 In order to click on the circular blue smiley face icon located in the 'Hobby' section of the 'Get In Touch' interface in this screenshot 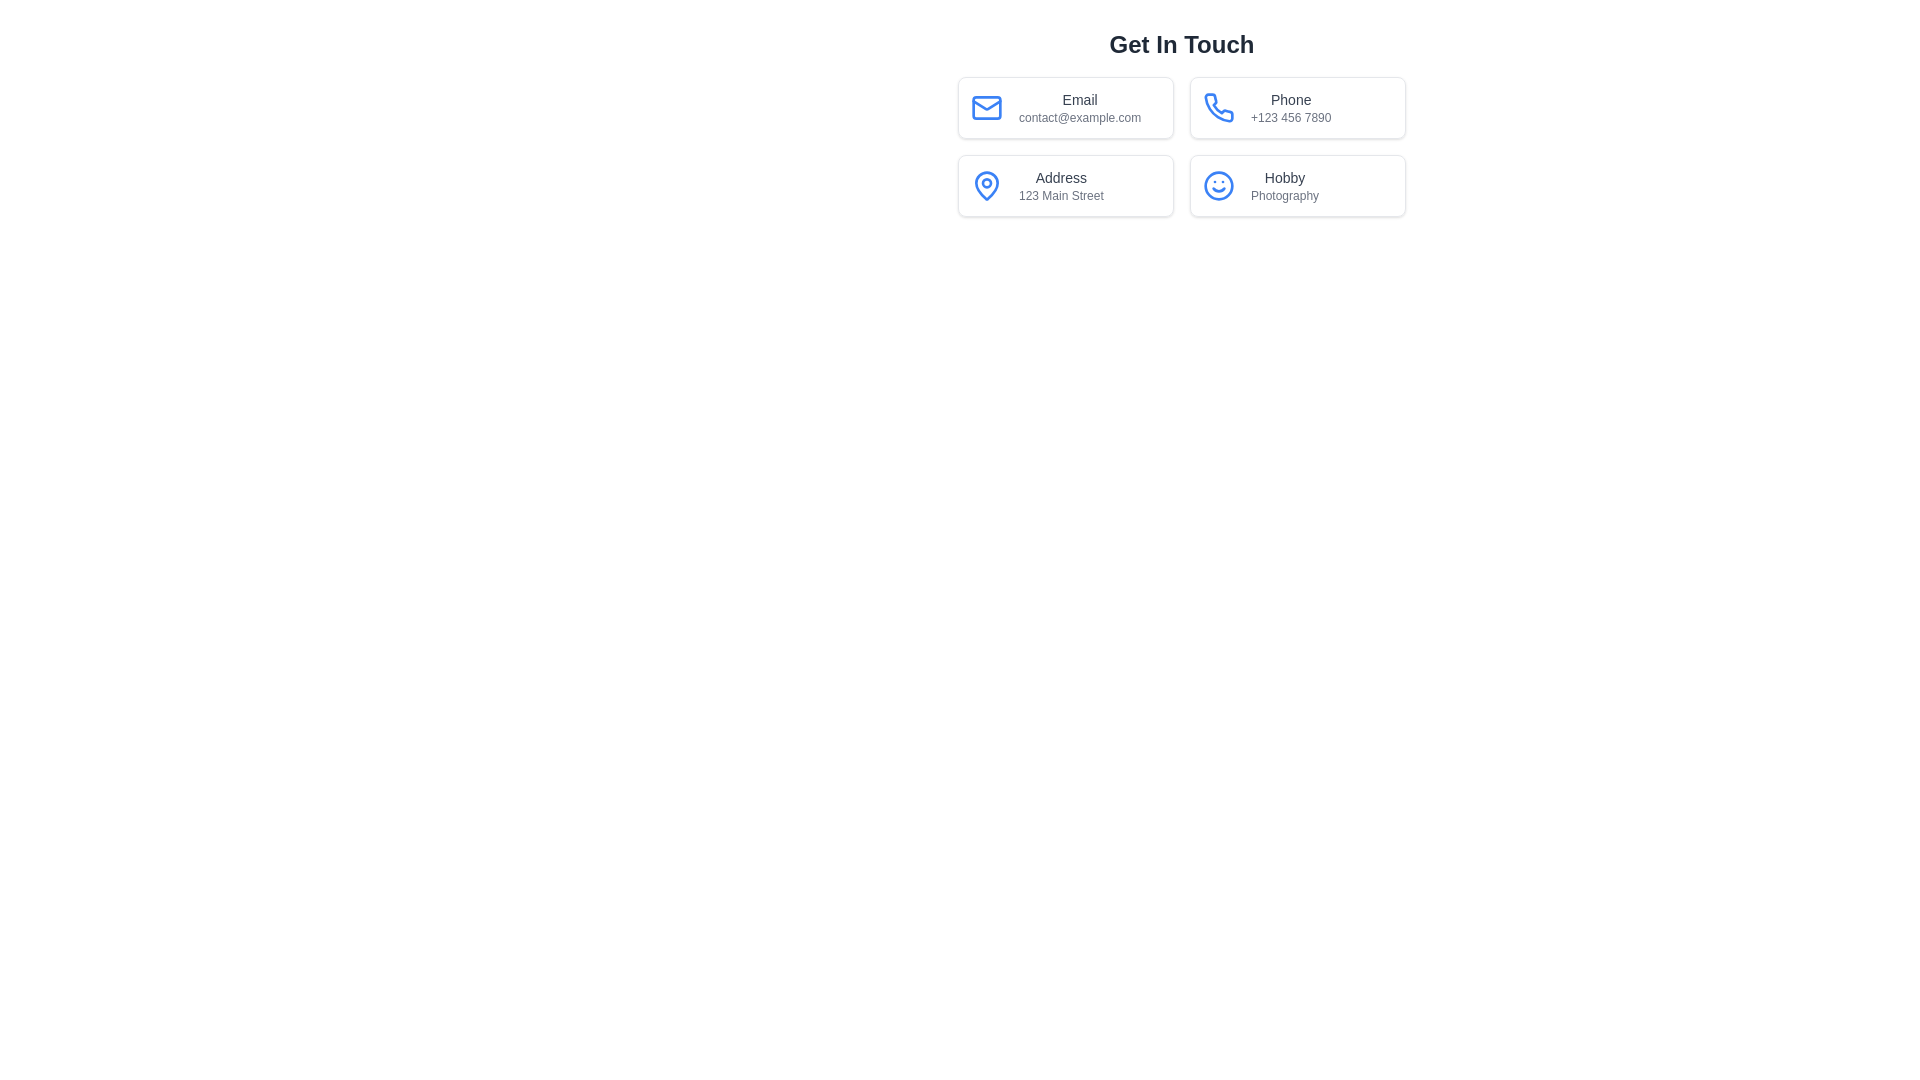, I will do `click(1218, 185)`.